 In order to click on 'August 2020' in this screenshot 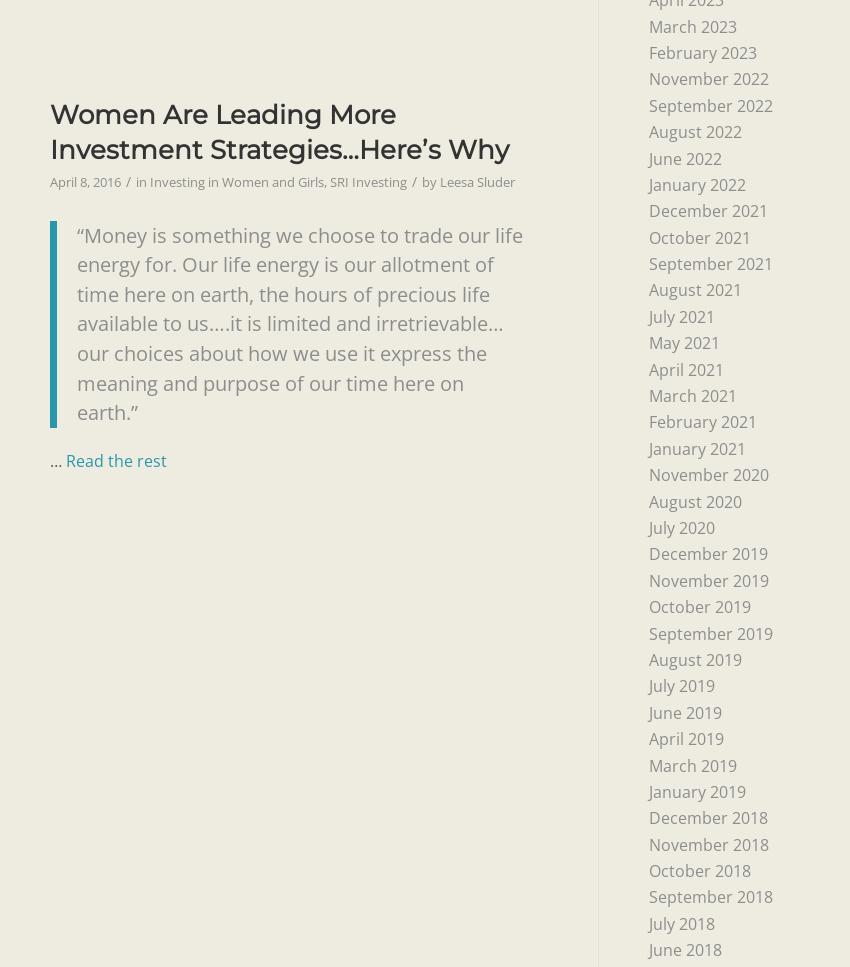, I will do `click(693, 500)`.